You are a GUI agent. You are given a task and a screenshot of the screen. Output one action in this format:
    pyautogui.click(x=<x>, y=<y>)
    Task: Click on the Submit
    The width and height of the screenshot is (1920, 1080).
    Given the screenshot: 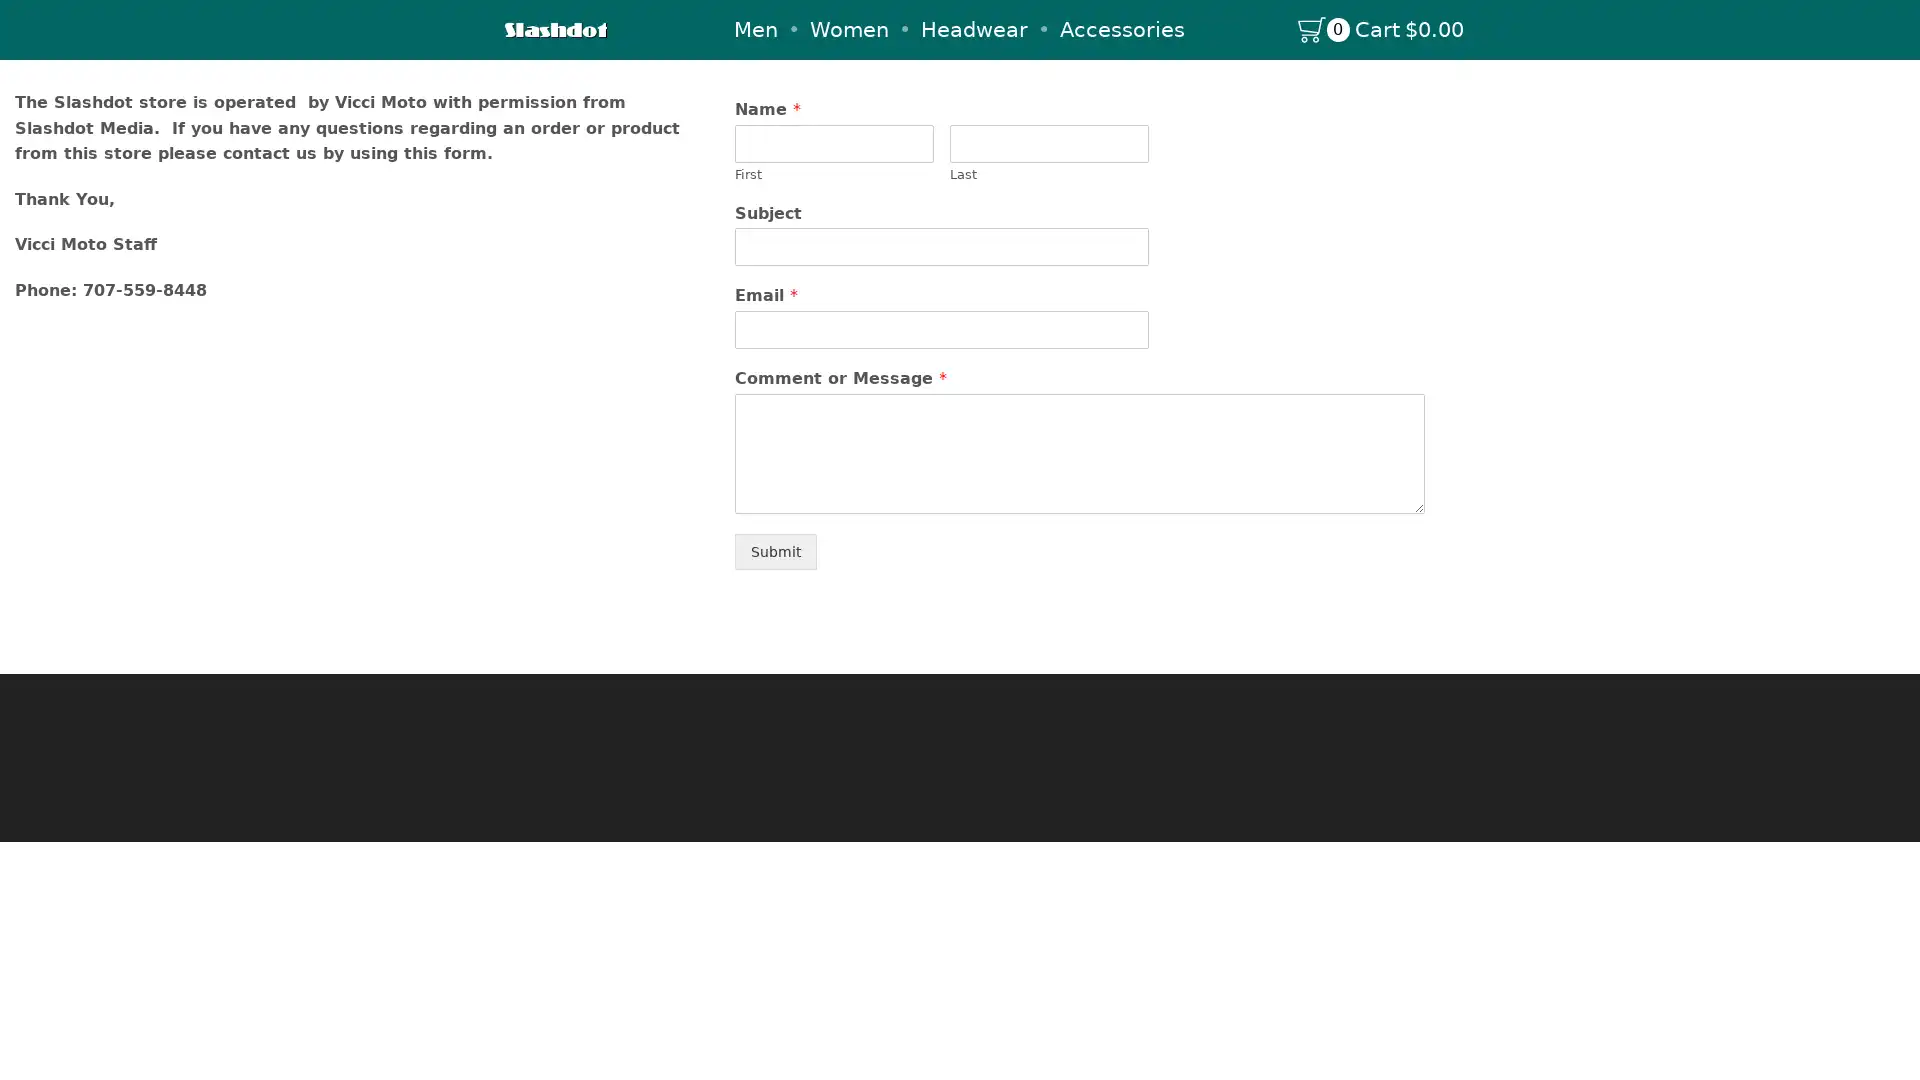 What is the action you would take?
    pyautogui.click(x=775, y=551)
    